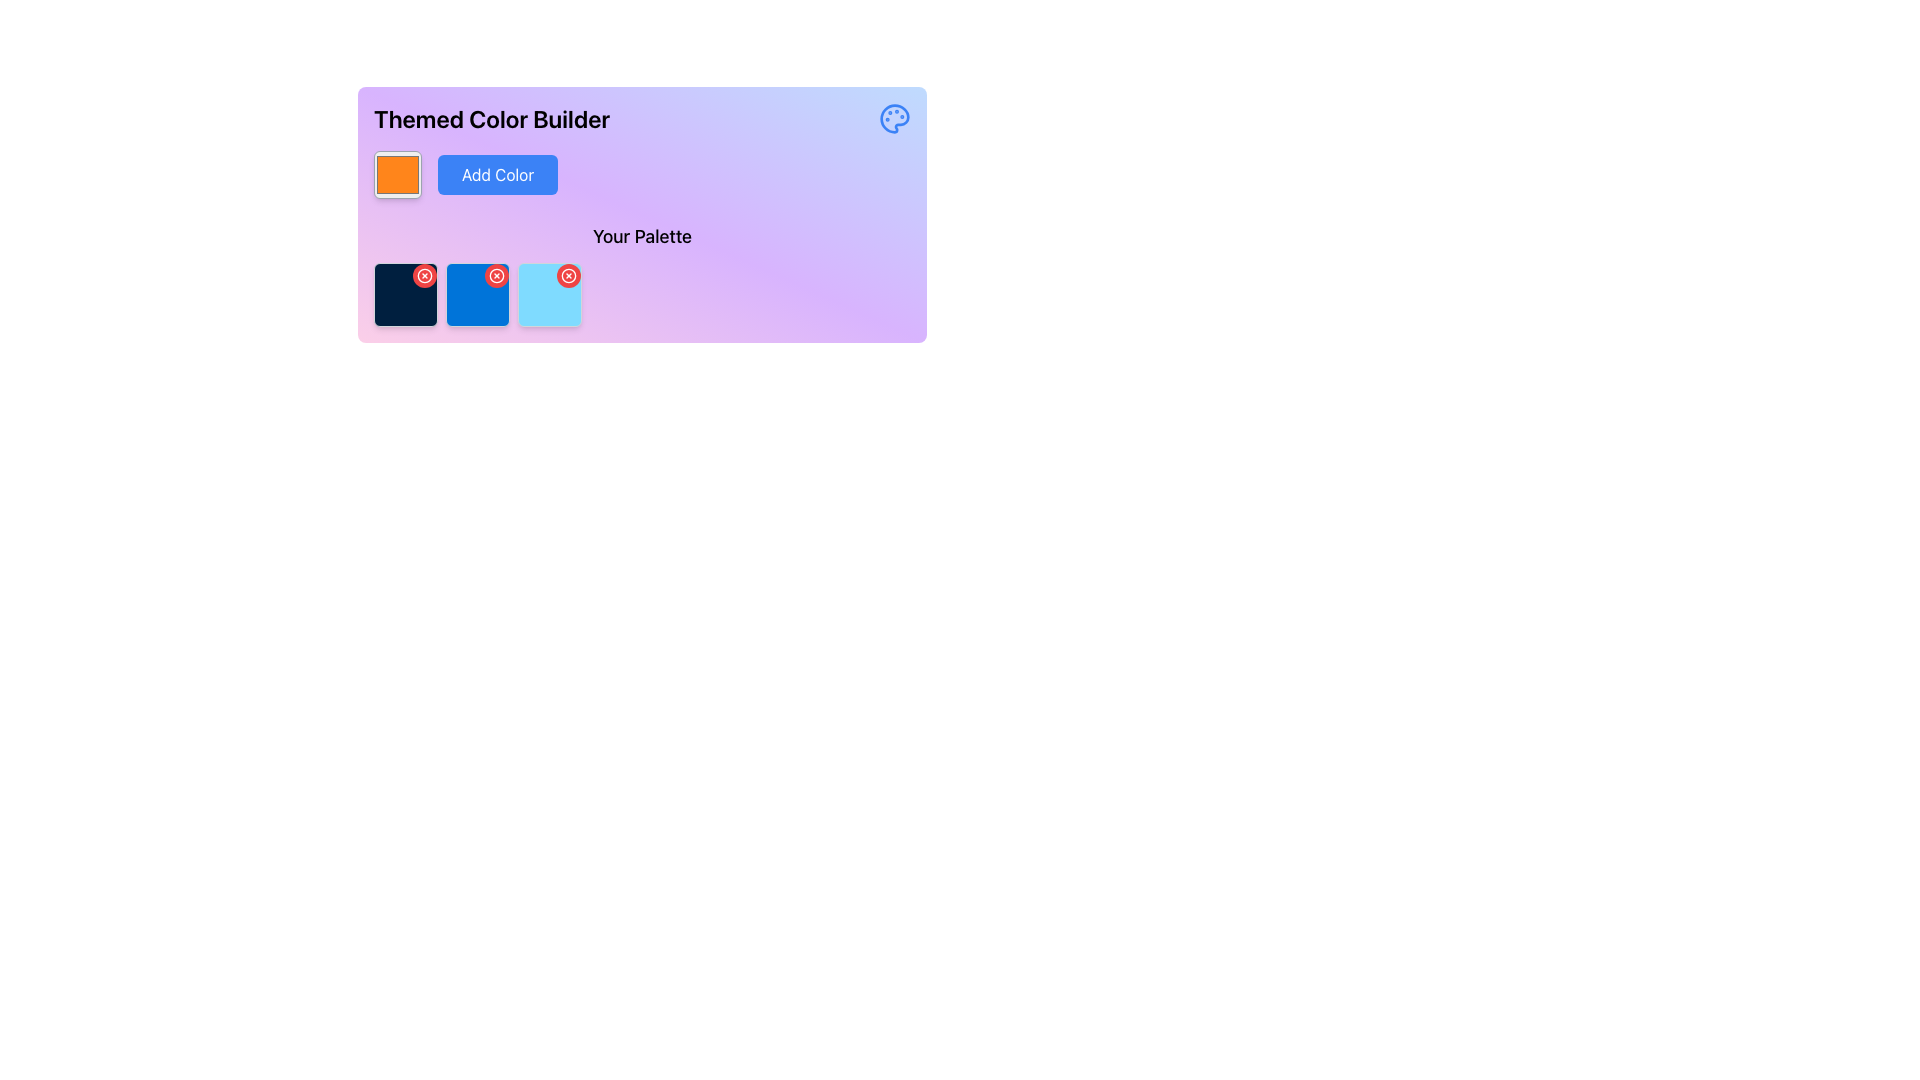 Image resolution: width=1920 pixels, height=1080 pixels. What do you see at coordinates (477, 294) in the screenshot?
I see `the second color box in the 'Your Palette' section` at bounding box center [477, 294].